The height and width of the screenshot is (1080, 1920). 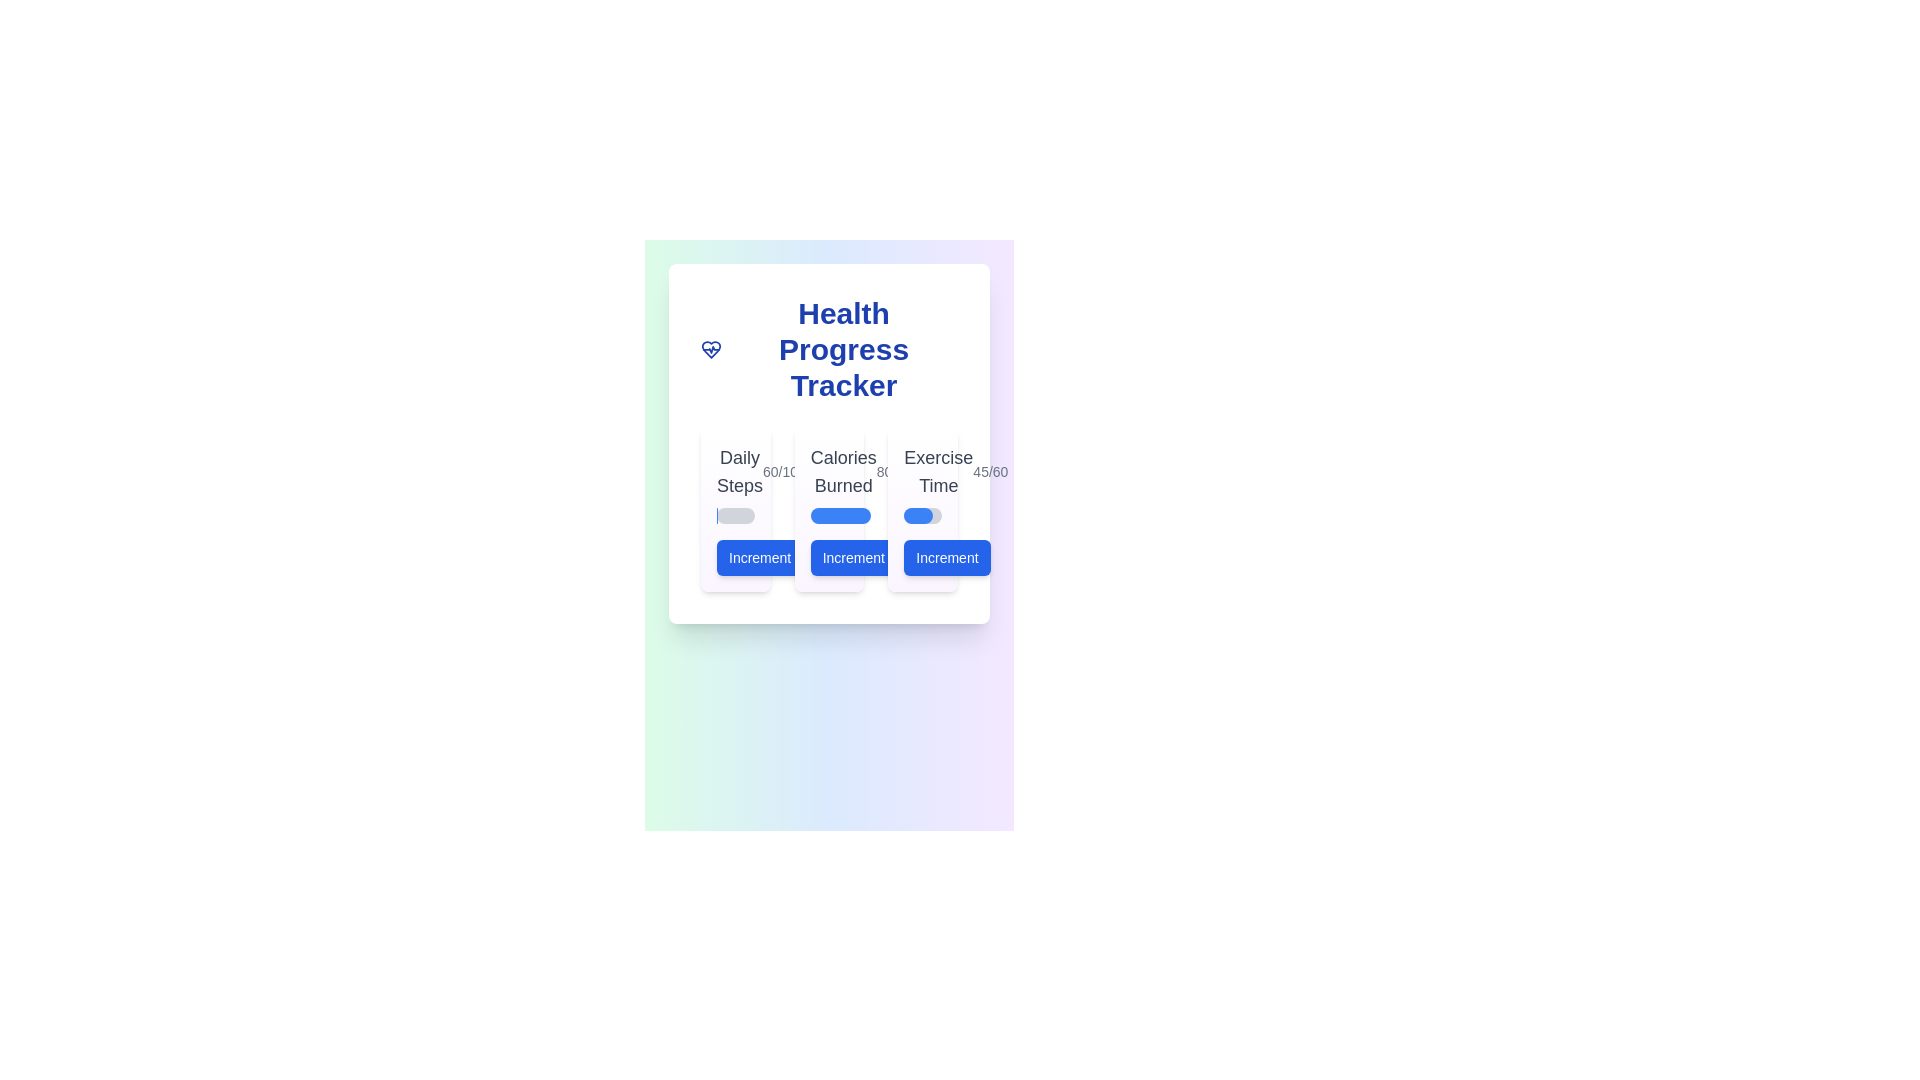 I want to click on the SVG Circle Element representing the 'Calories Burned' section in the fitness metrics interface, so click(x=815, y=558).